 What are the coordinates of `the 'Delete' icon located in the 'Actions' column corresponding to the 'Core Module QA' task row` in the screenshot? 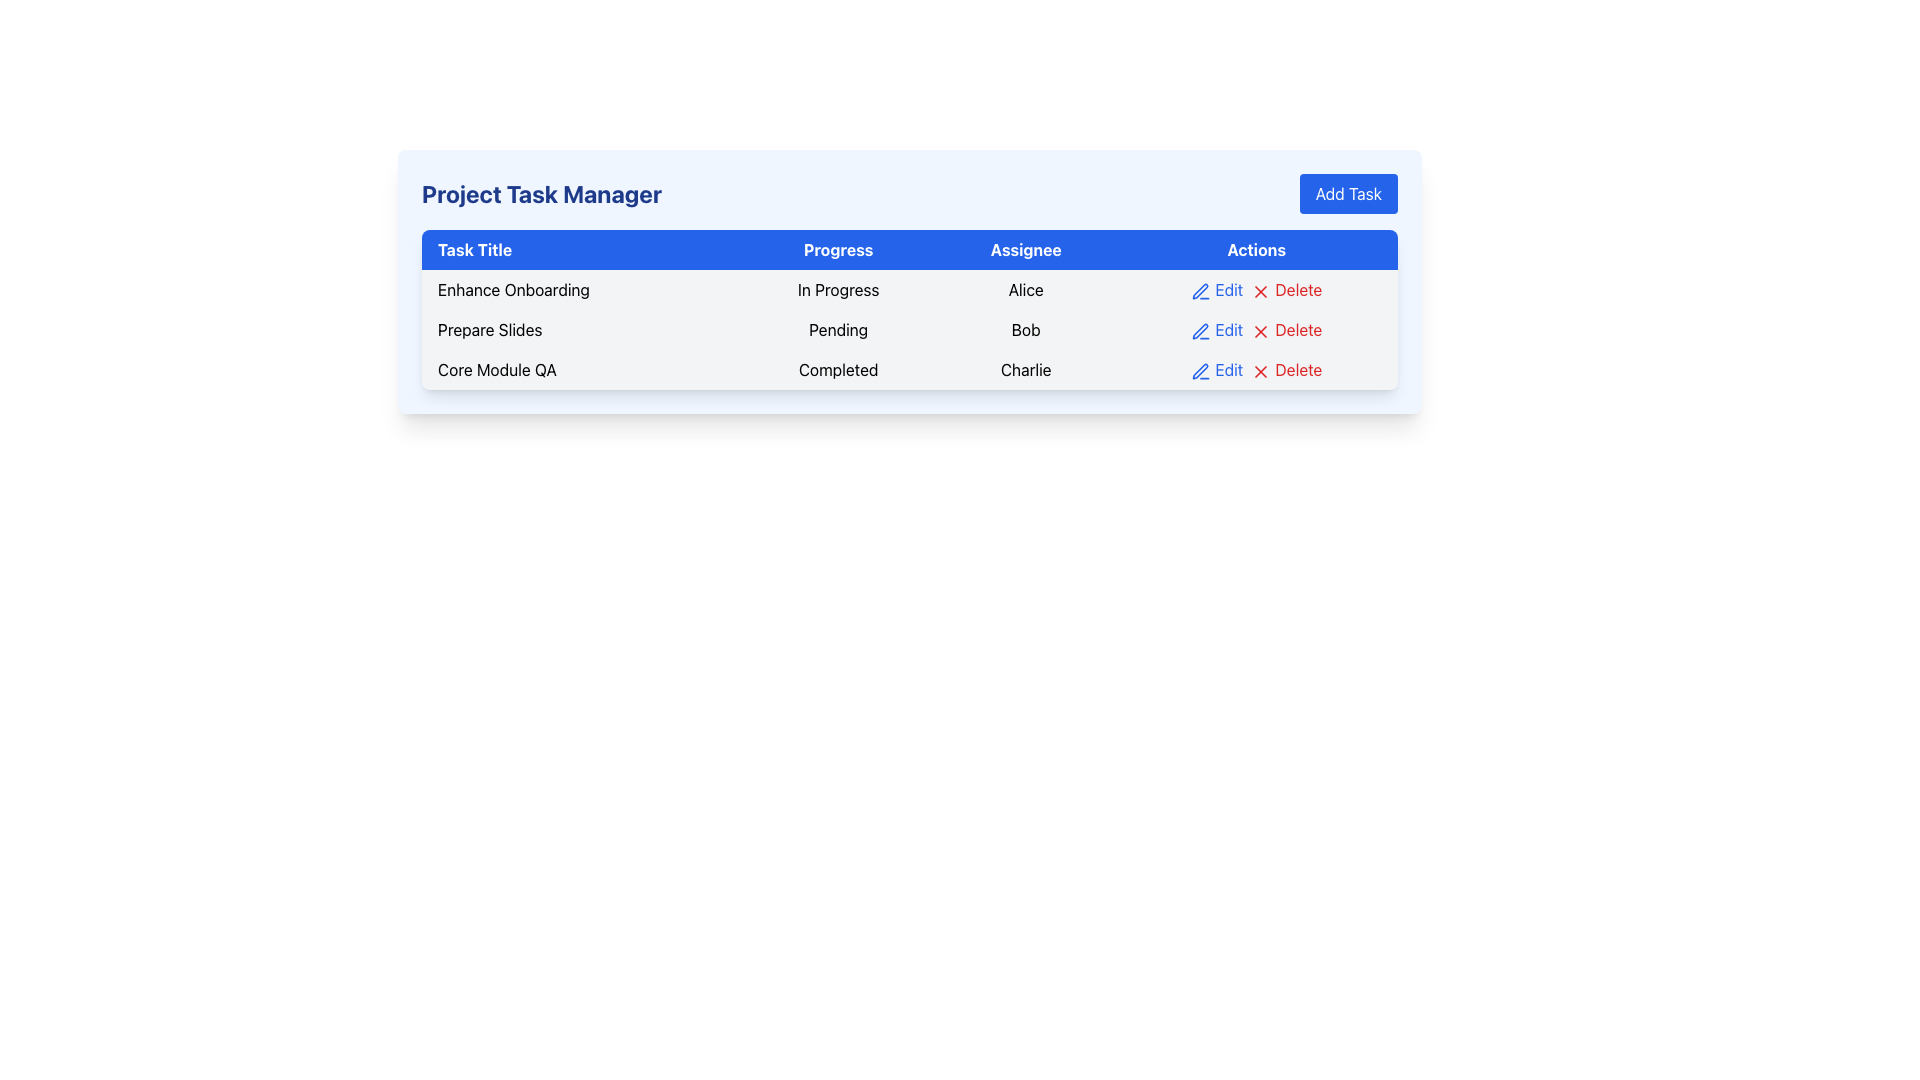 It's located at (1260, 371).